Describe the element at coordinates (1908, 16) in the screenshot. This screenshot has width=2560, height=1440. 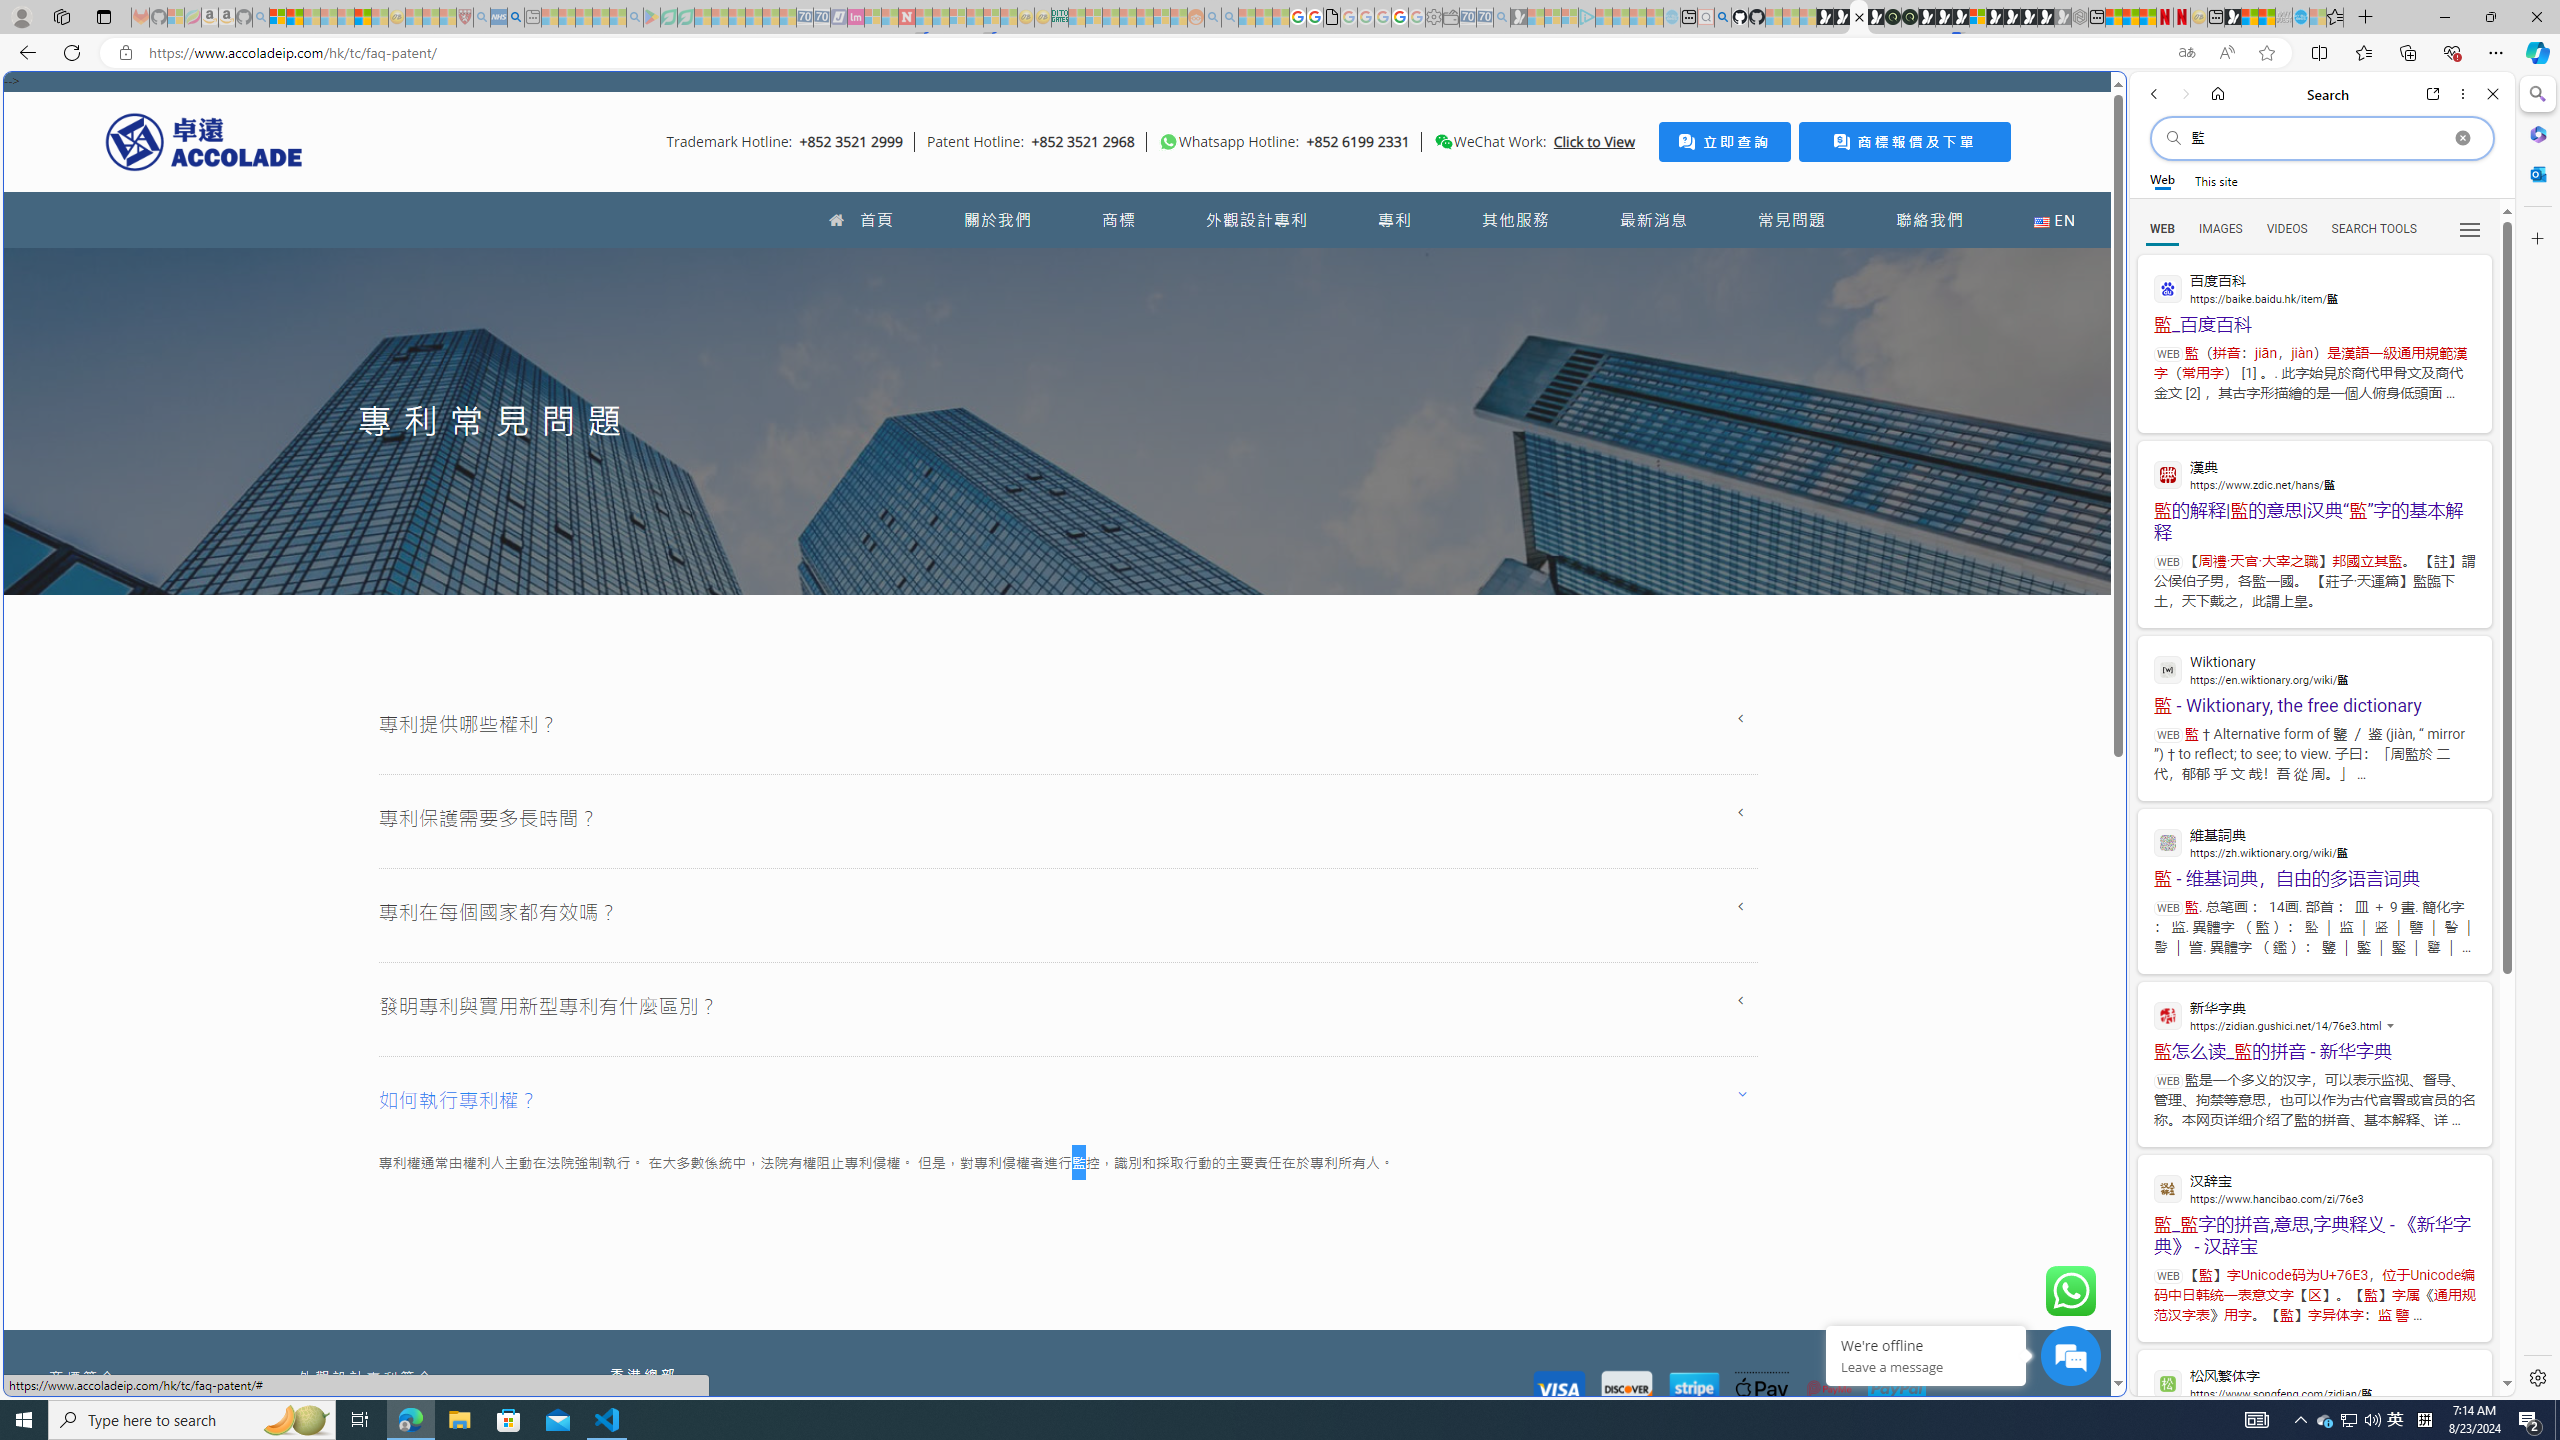
I see `'Future Focus Report 2024'` at that location.